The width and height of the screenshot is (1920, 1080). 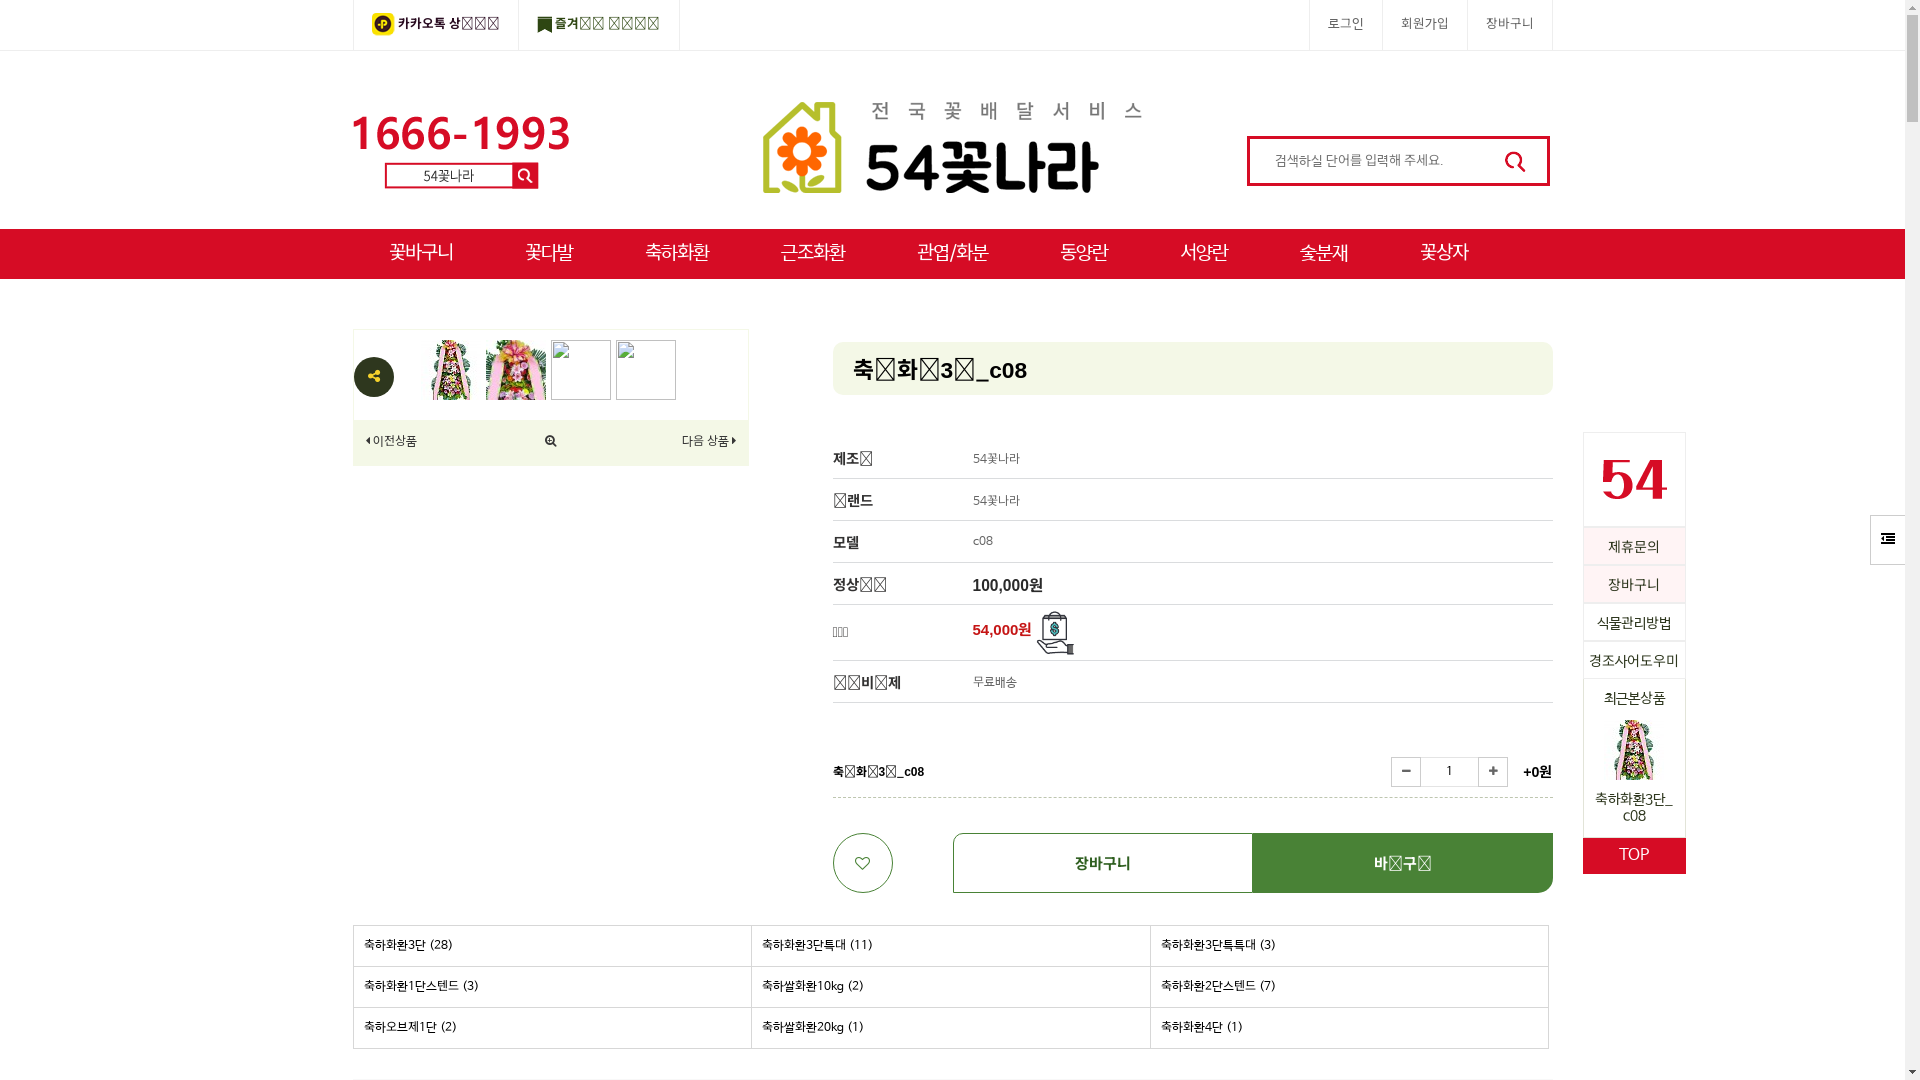 What do you see at coordinates (1633, 855) in the screenshot?
I see `'TOP'` at bounding box center [1633, 855].